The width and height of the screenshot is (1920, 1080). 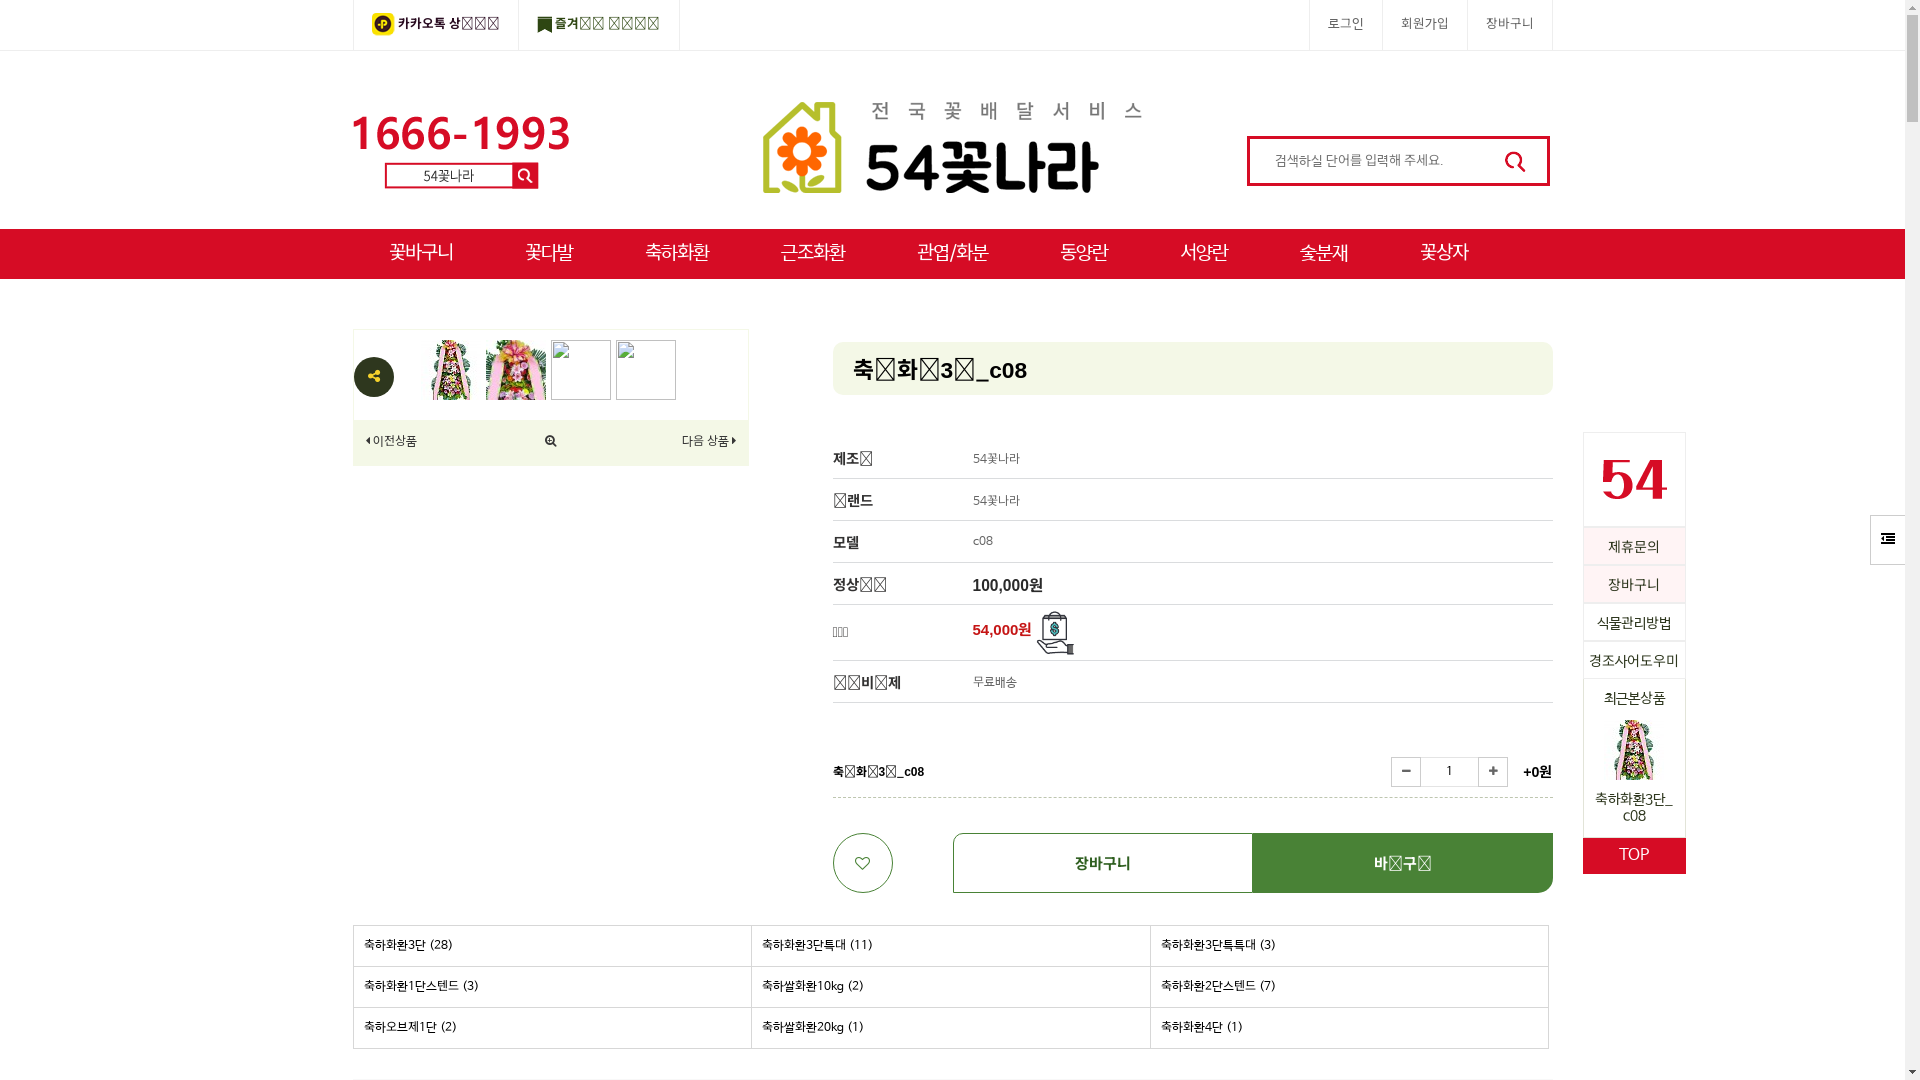 What do you see at coordinates (1633, 855) in the screenshot?
I see `'TOP'` at bounding box center [1633, 855].